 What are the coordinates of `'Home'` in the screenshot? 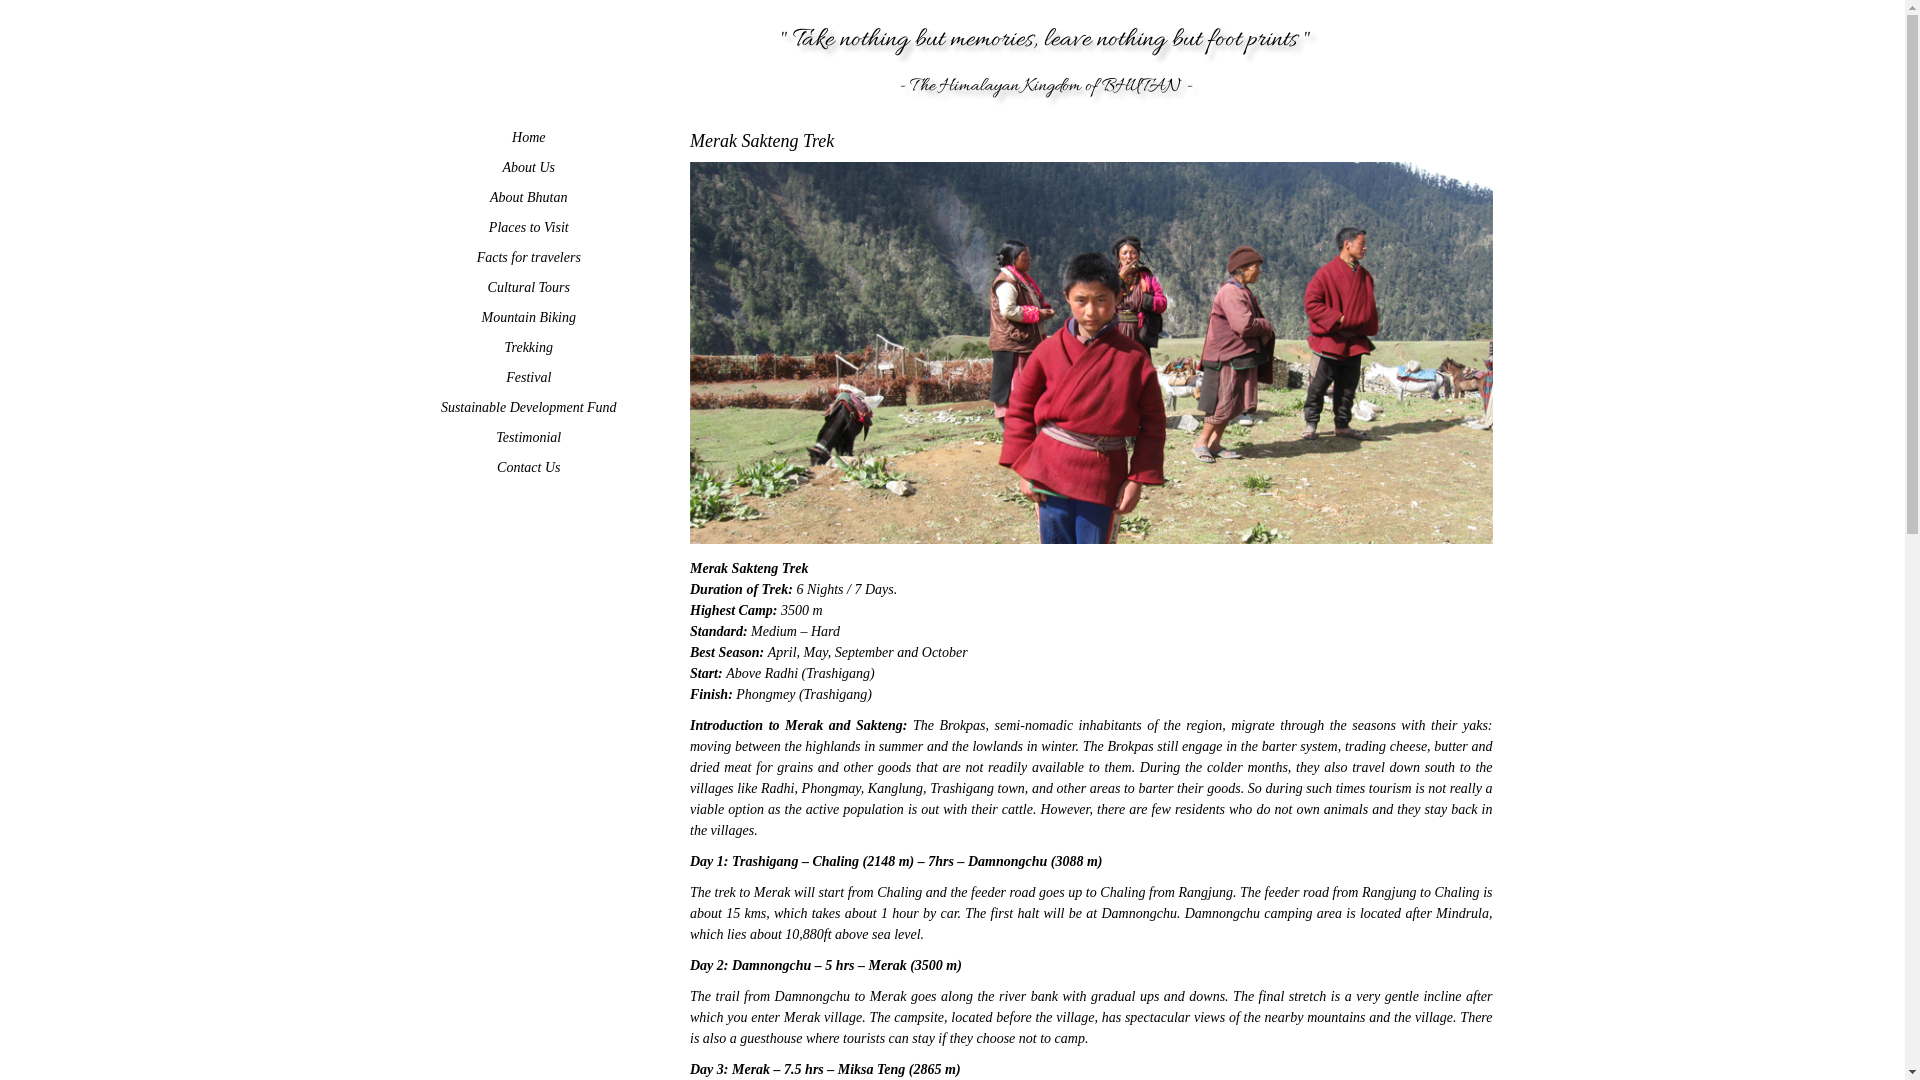 It's located at (528, 137).